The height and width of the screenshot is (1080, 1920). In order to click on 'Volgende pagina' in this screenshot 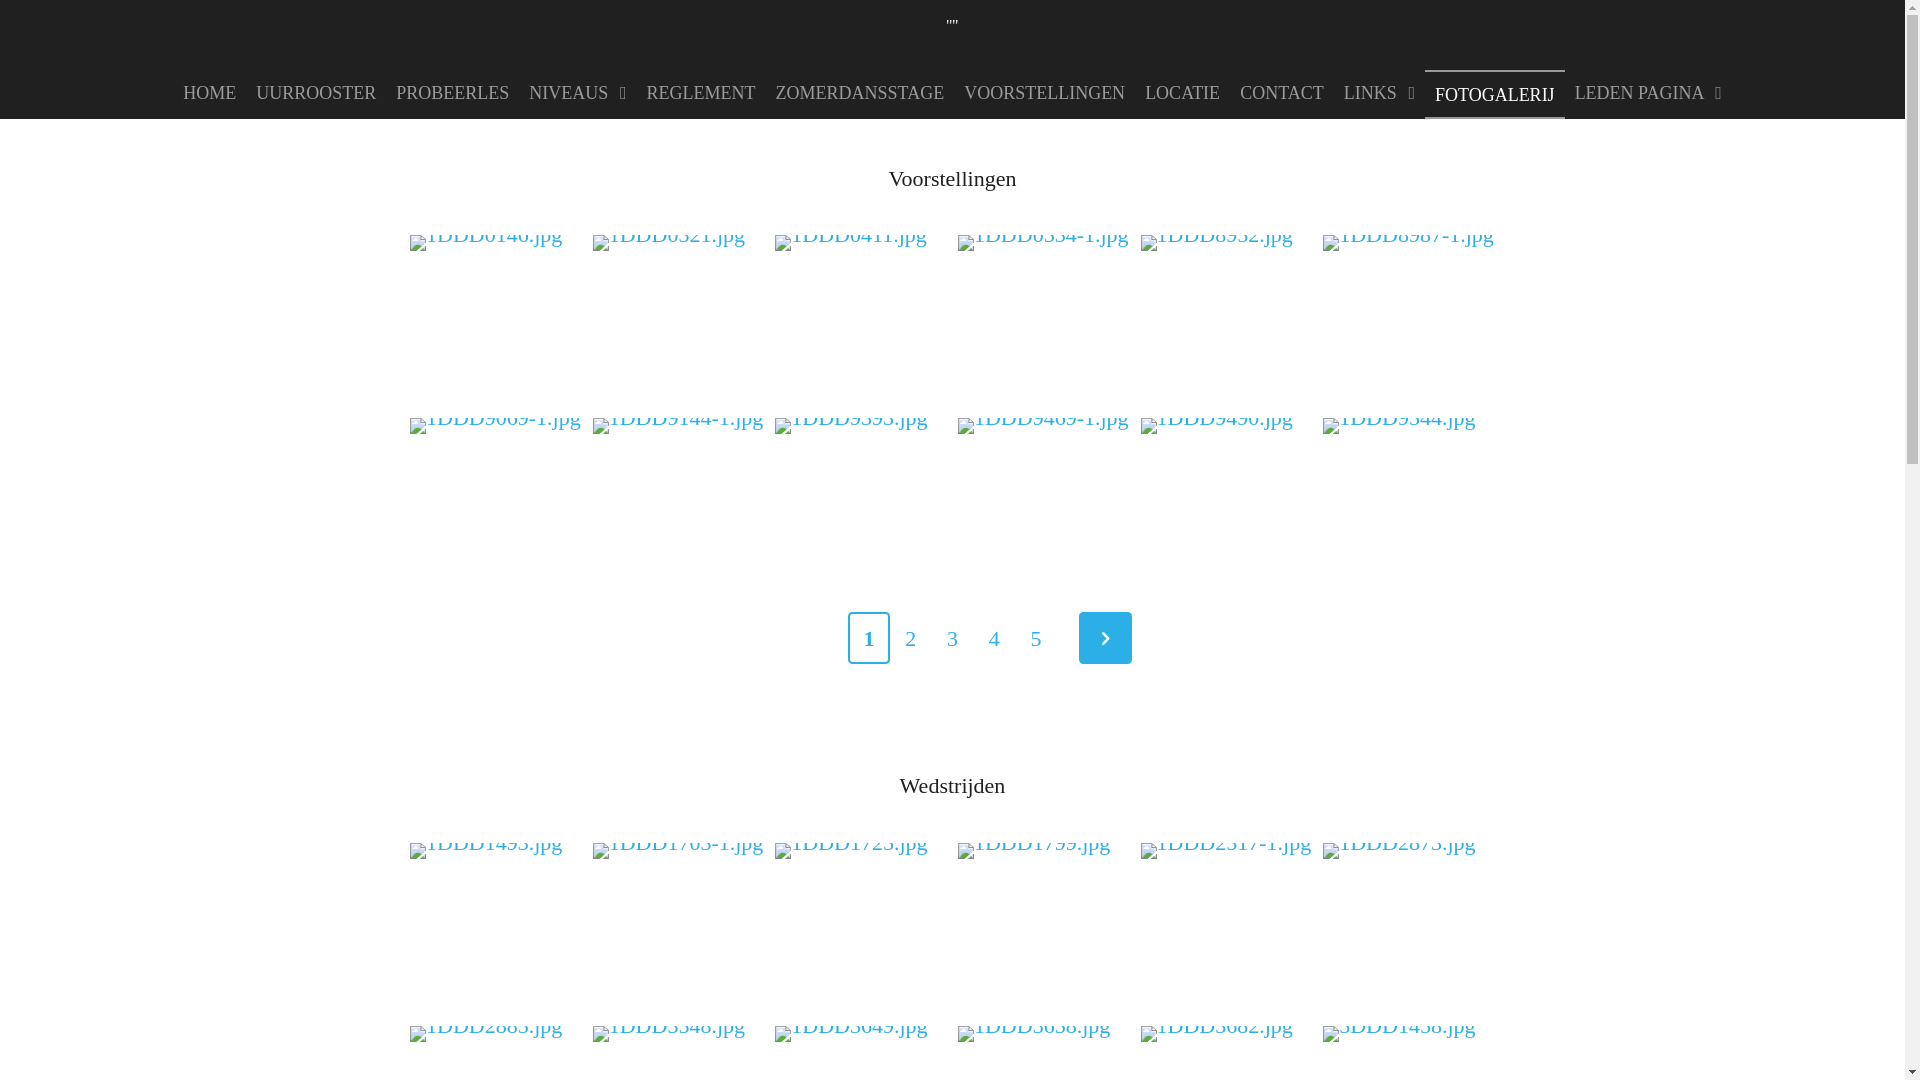, I will do `click(1104, 638)`.